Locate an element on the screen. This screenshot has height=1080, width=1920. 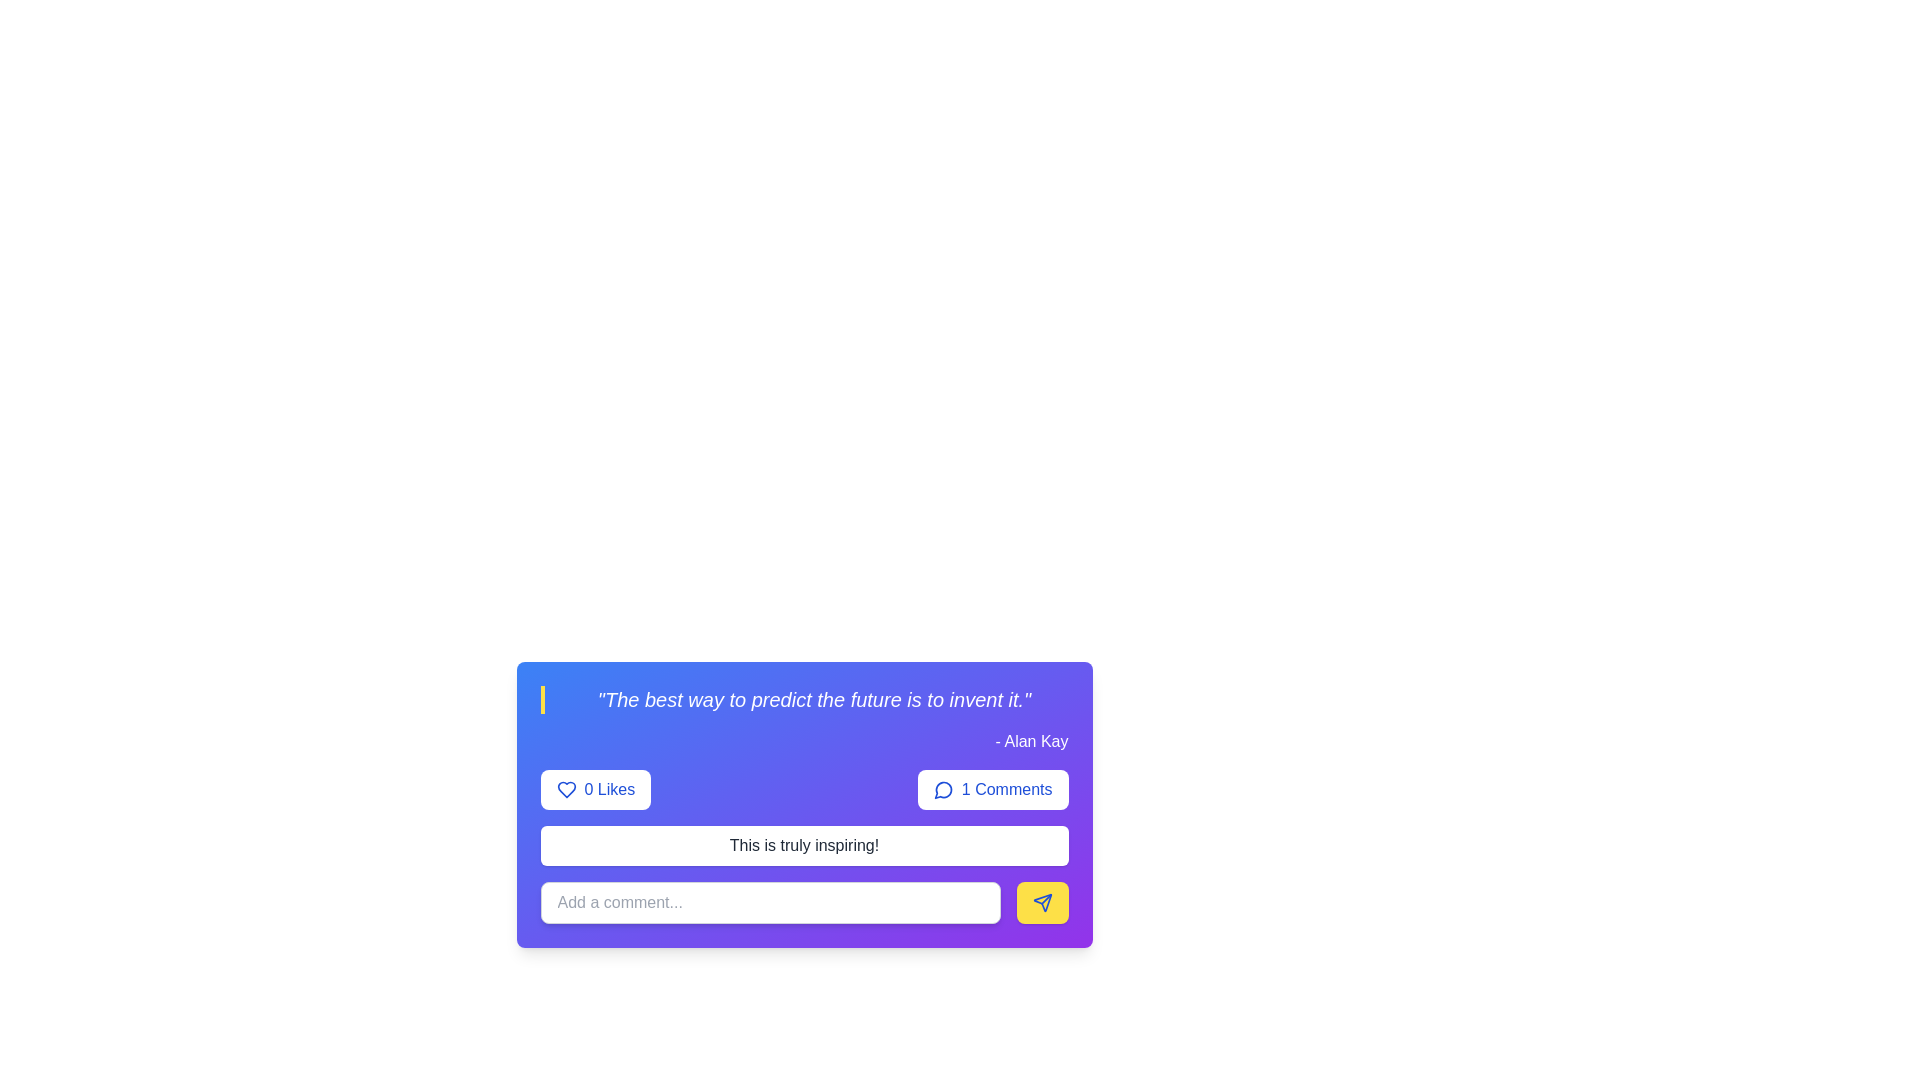
the heart-shaped icon is located at coordinates (565, 789).